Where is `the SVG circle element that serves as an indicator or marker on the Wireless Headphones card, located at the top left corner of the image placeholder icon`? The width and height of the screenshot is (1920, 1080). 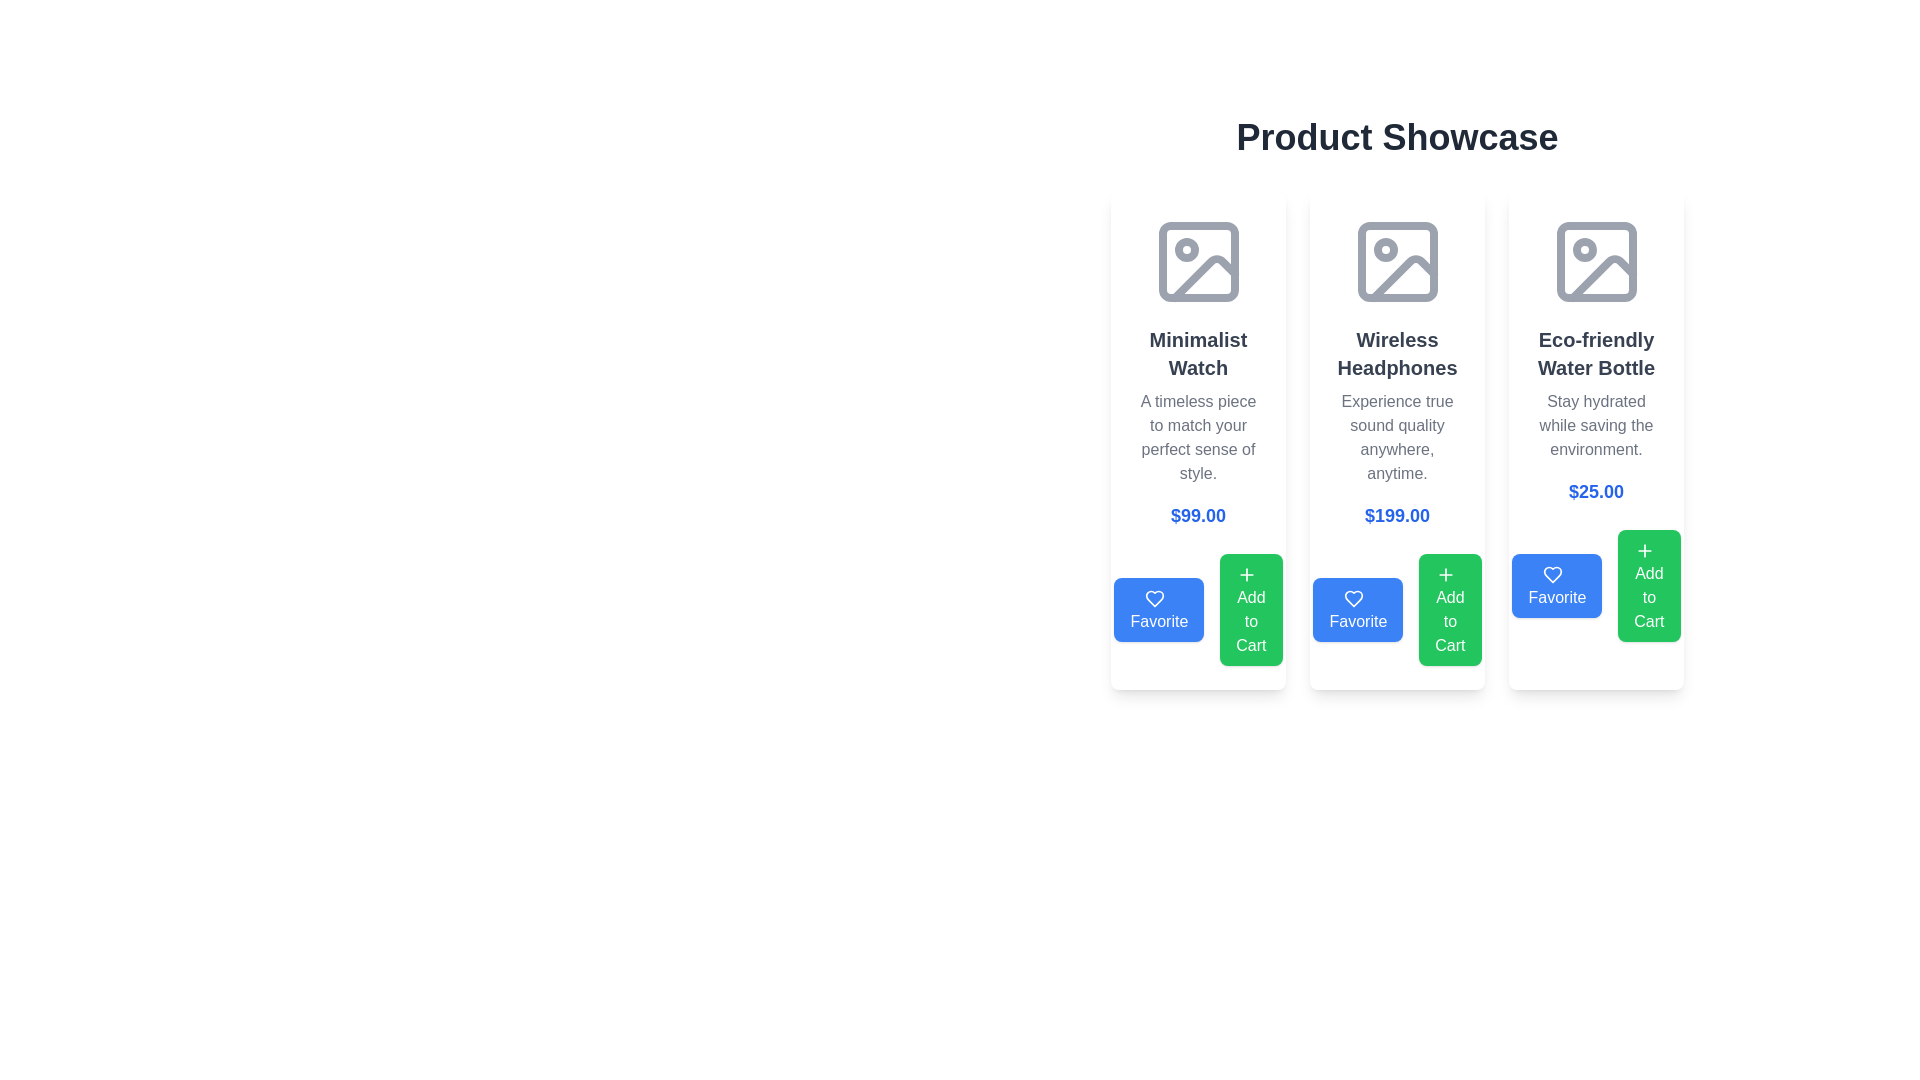 the SVG circle element that serves as an indicator or marker on the Wireless Headphones card, located at the top left corner of the image placeholder icon is located at coordinates (1384, 249).